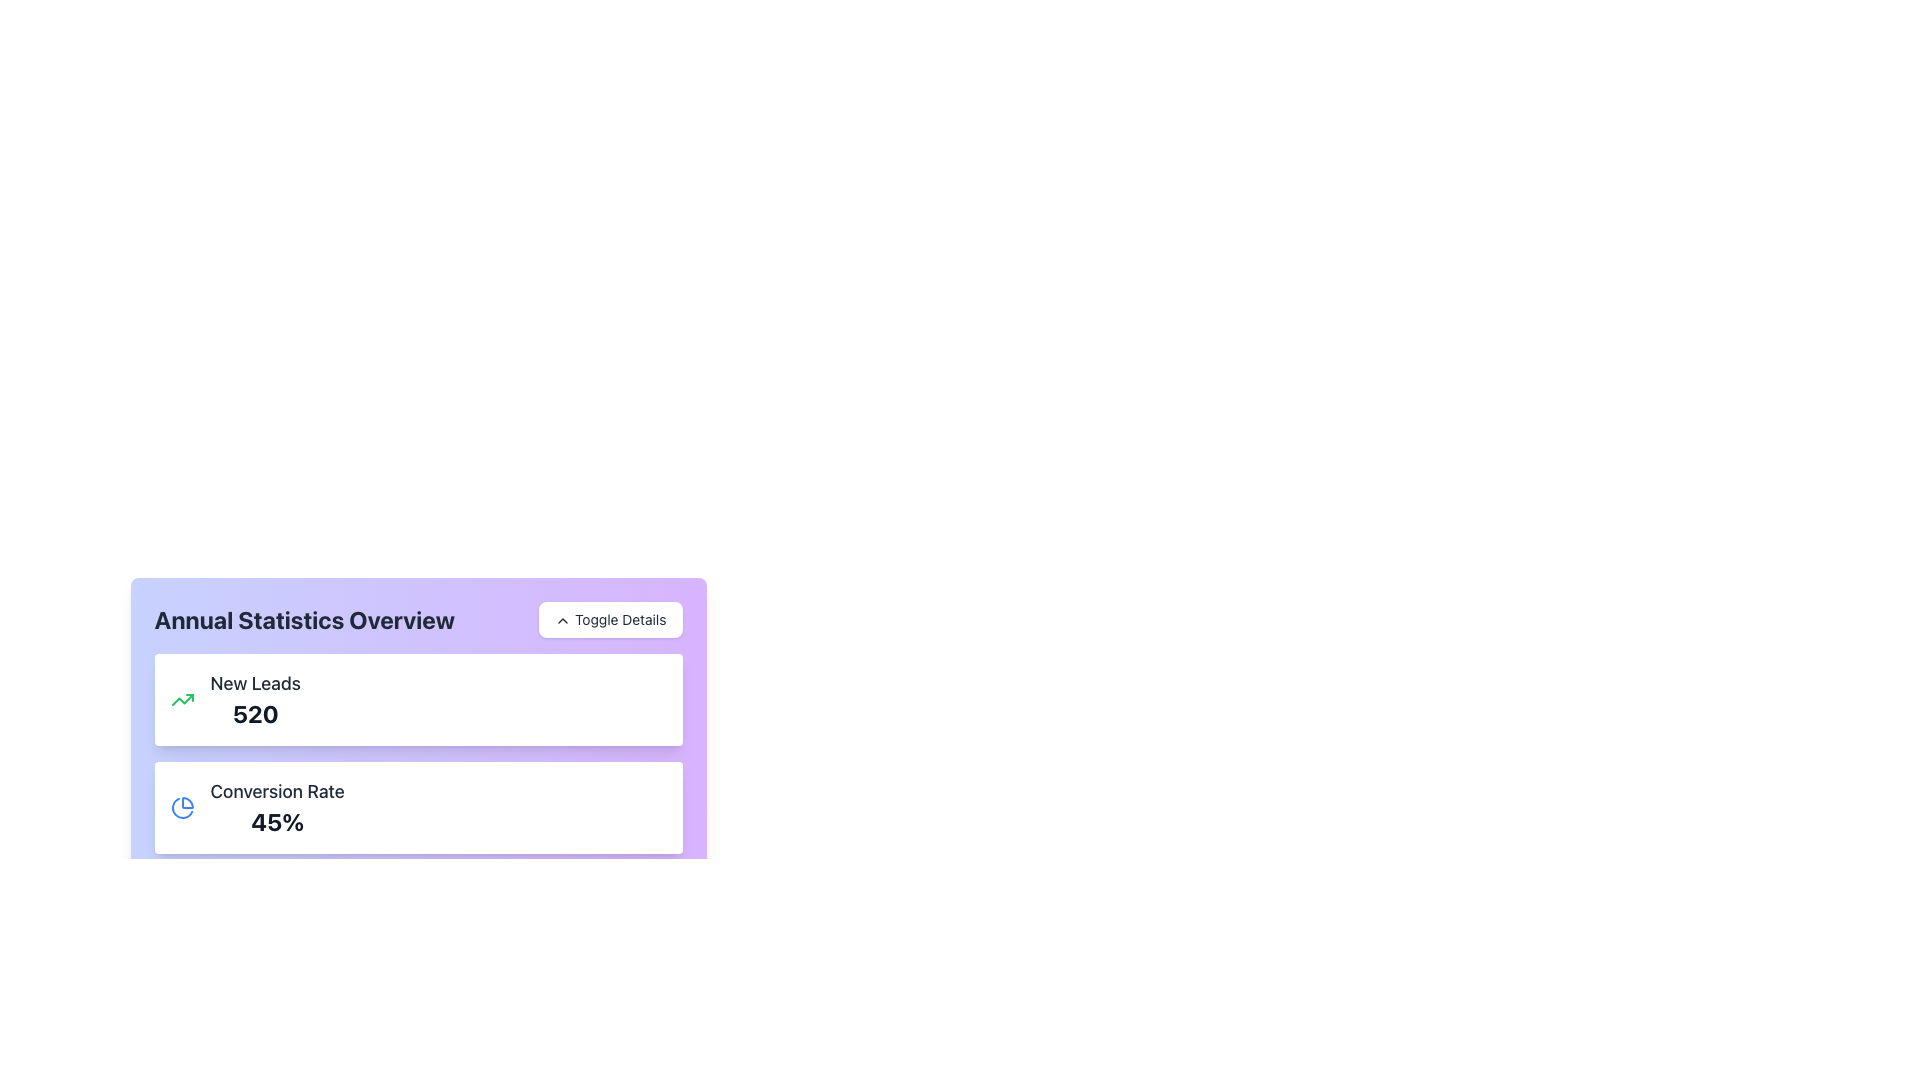  I want to click on the Information Card that displays the conversion rate metric, positioned between the 'New Leads' card and the 'Average Time' card in the 'Annual Statistics Overview' section, so click(417, 806).